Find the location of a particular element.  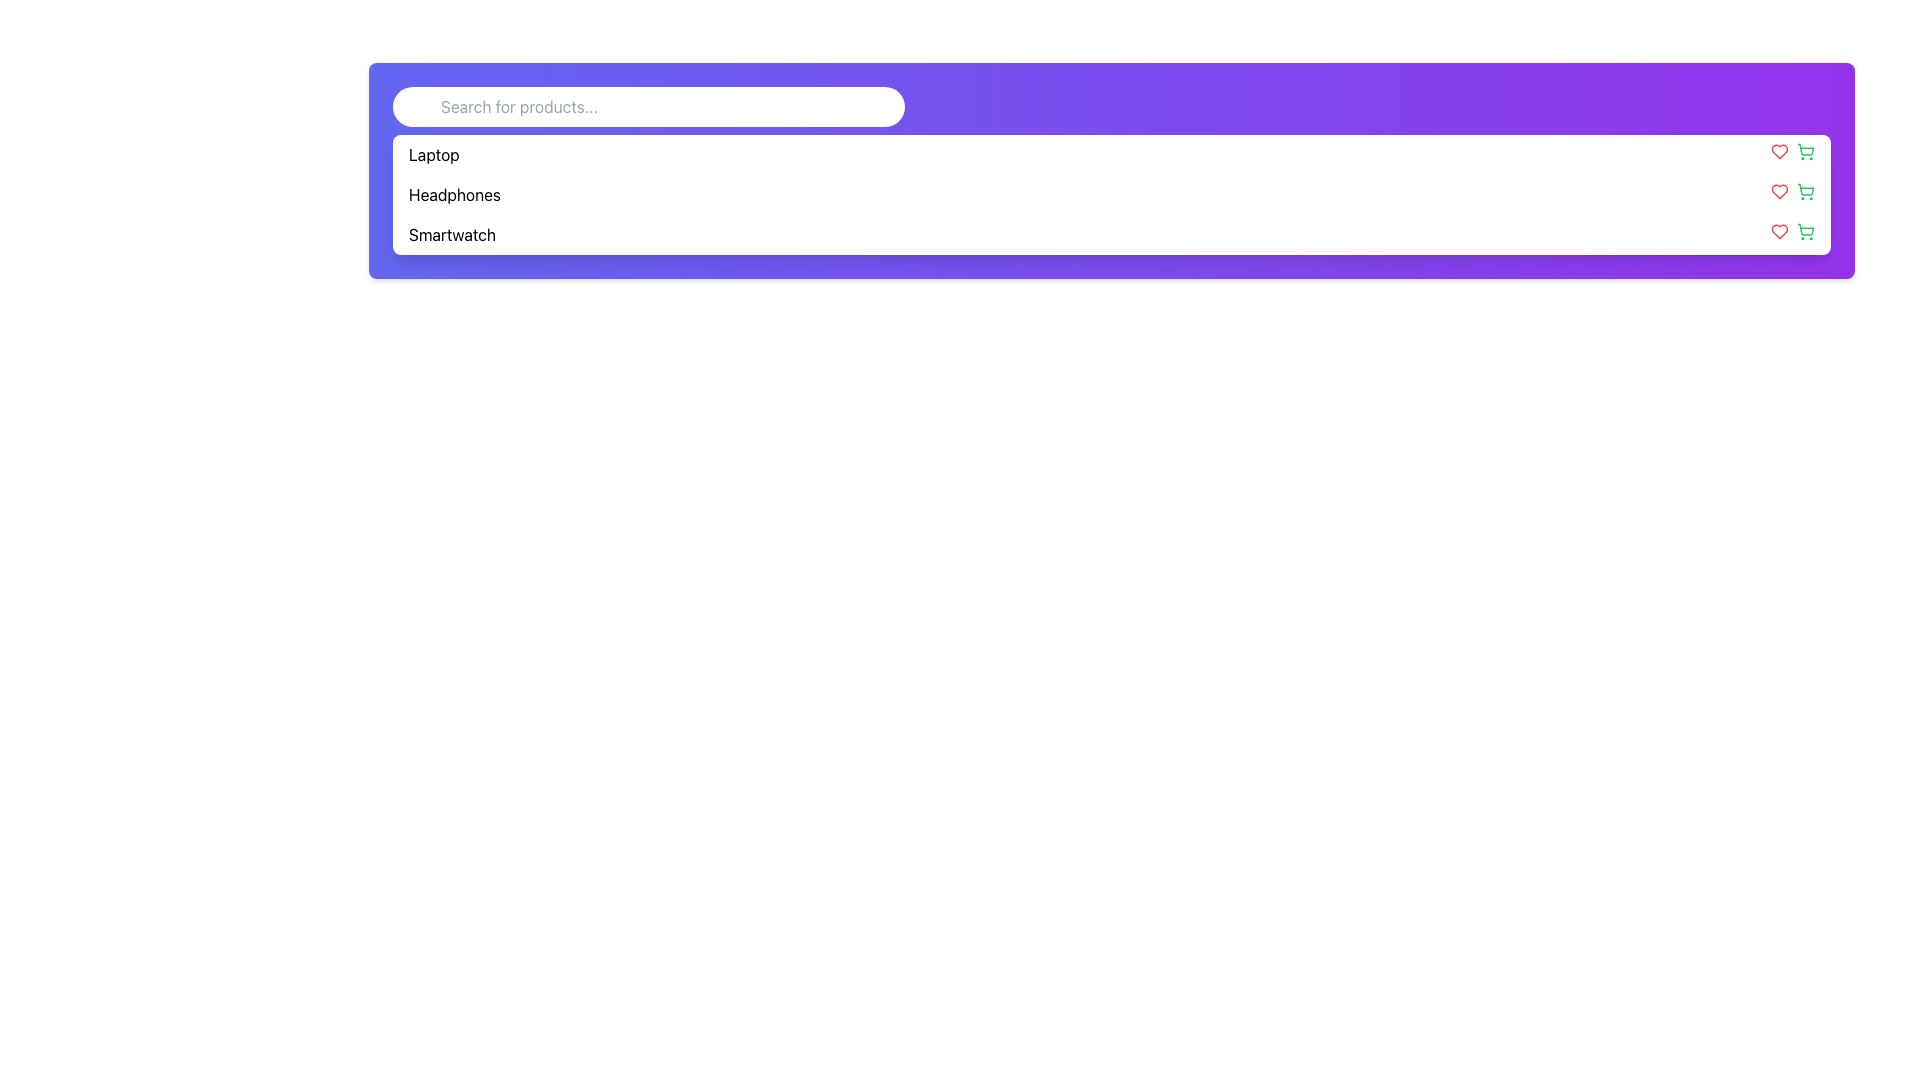

the text label displaying 'Headphones' located in the middle of the interface section containing a vertical menu of items is located at coordinates (454, 195).